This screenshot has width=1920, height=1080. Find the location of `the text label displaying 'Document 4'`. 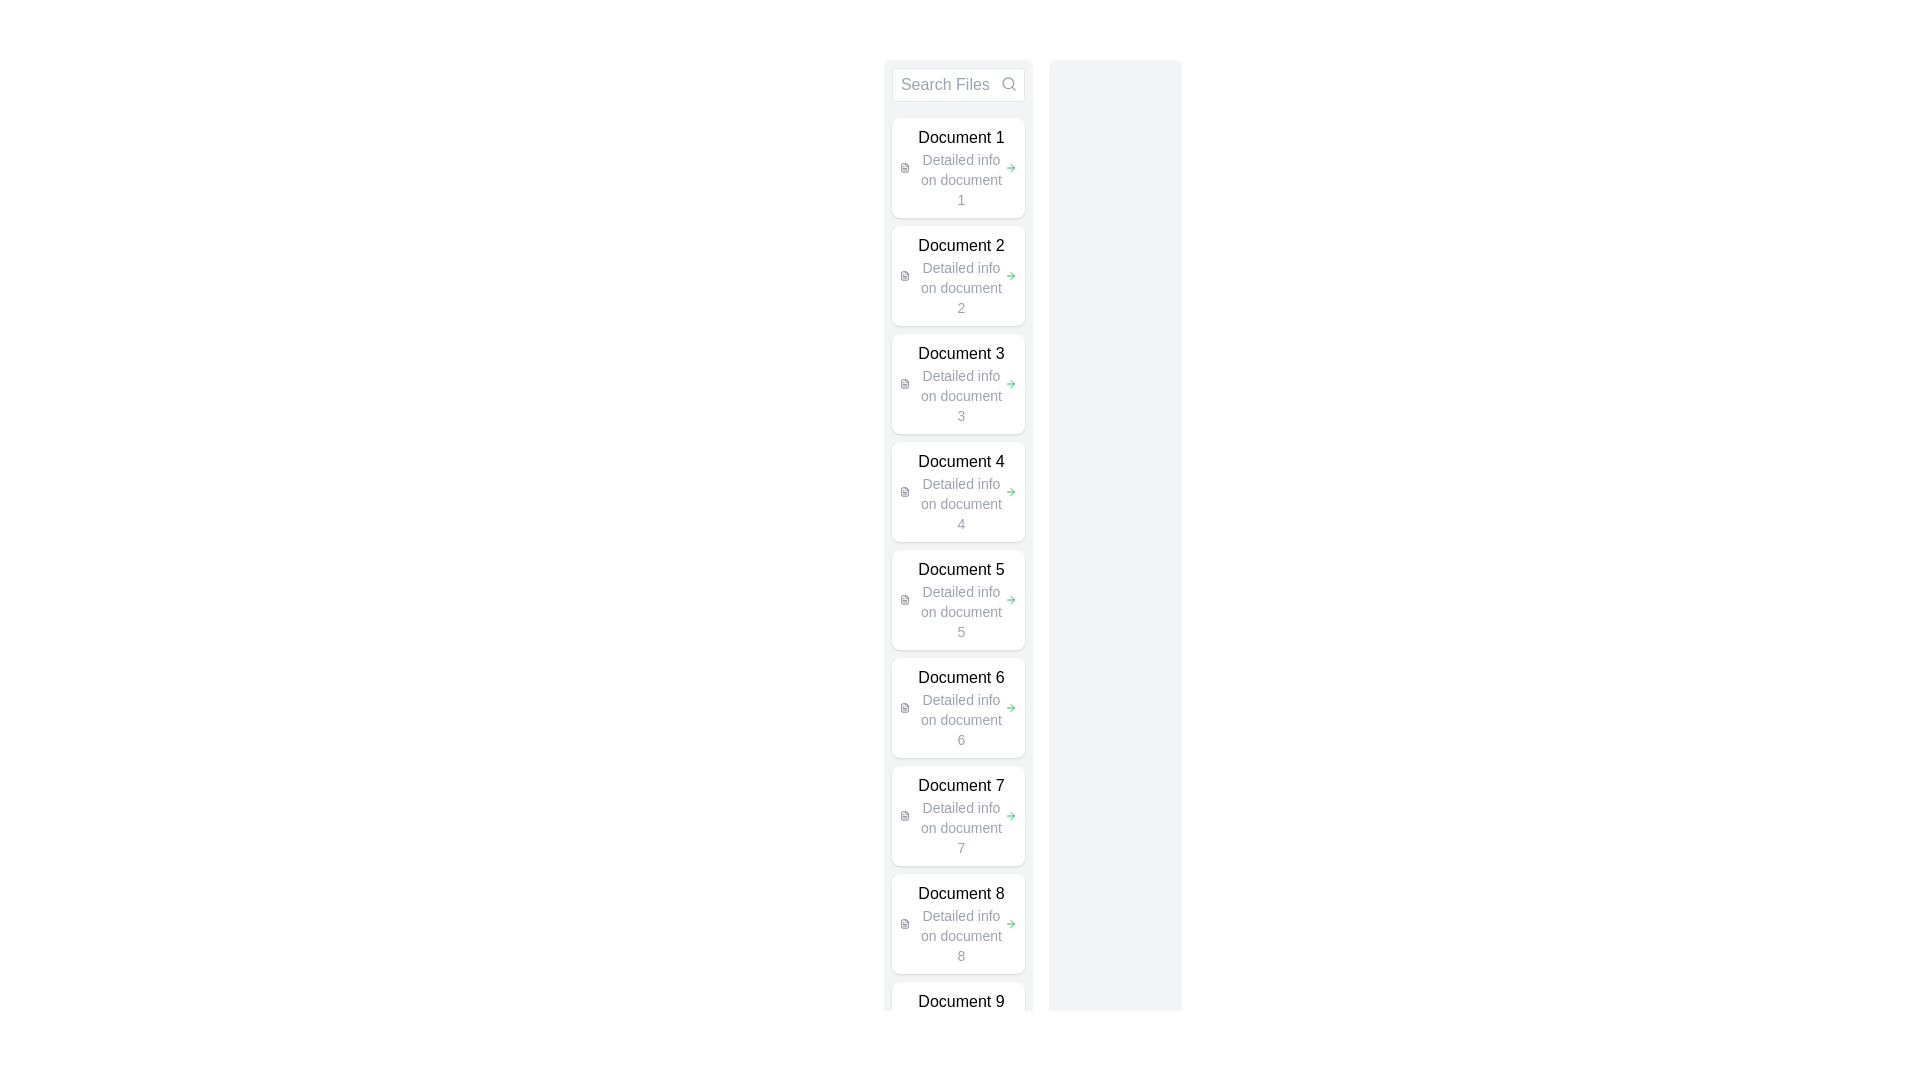

the text label displaying 'Document 4' is located at coordinates (961, 462).